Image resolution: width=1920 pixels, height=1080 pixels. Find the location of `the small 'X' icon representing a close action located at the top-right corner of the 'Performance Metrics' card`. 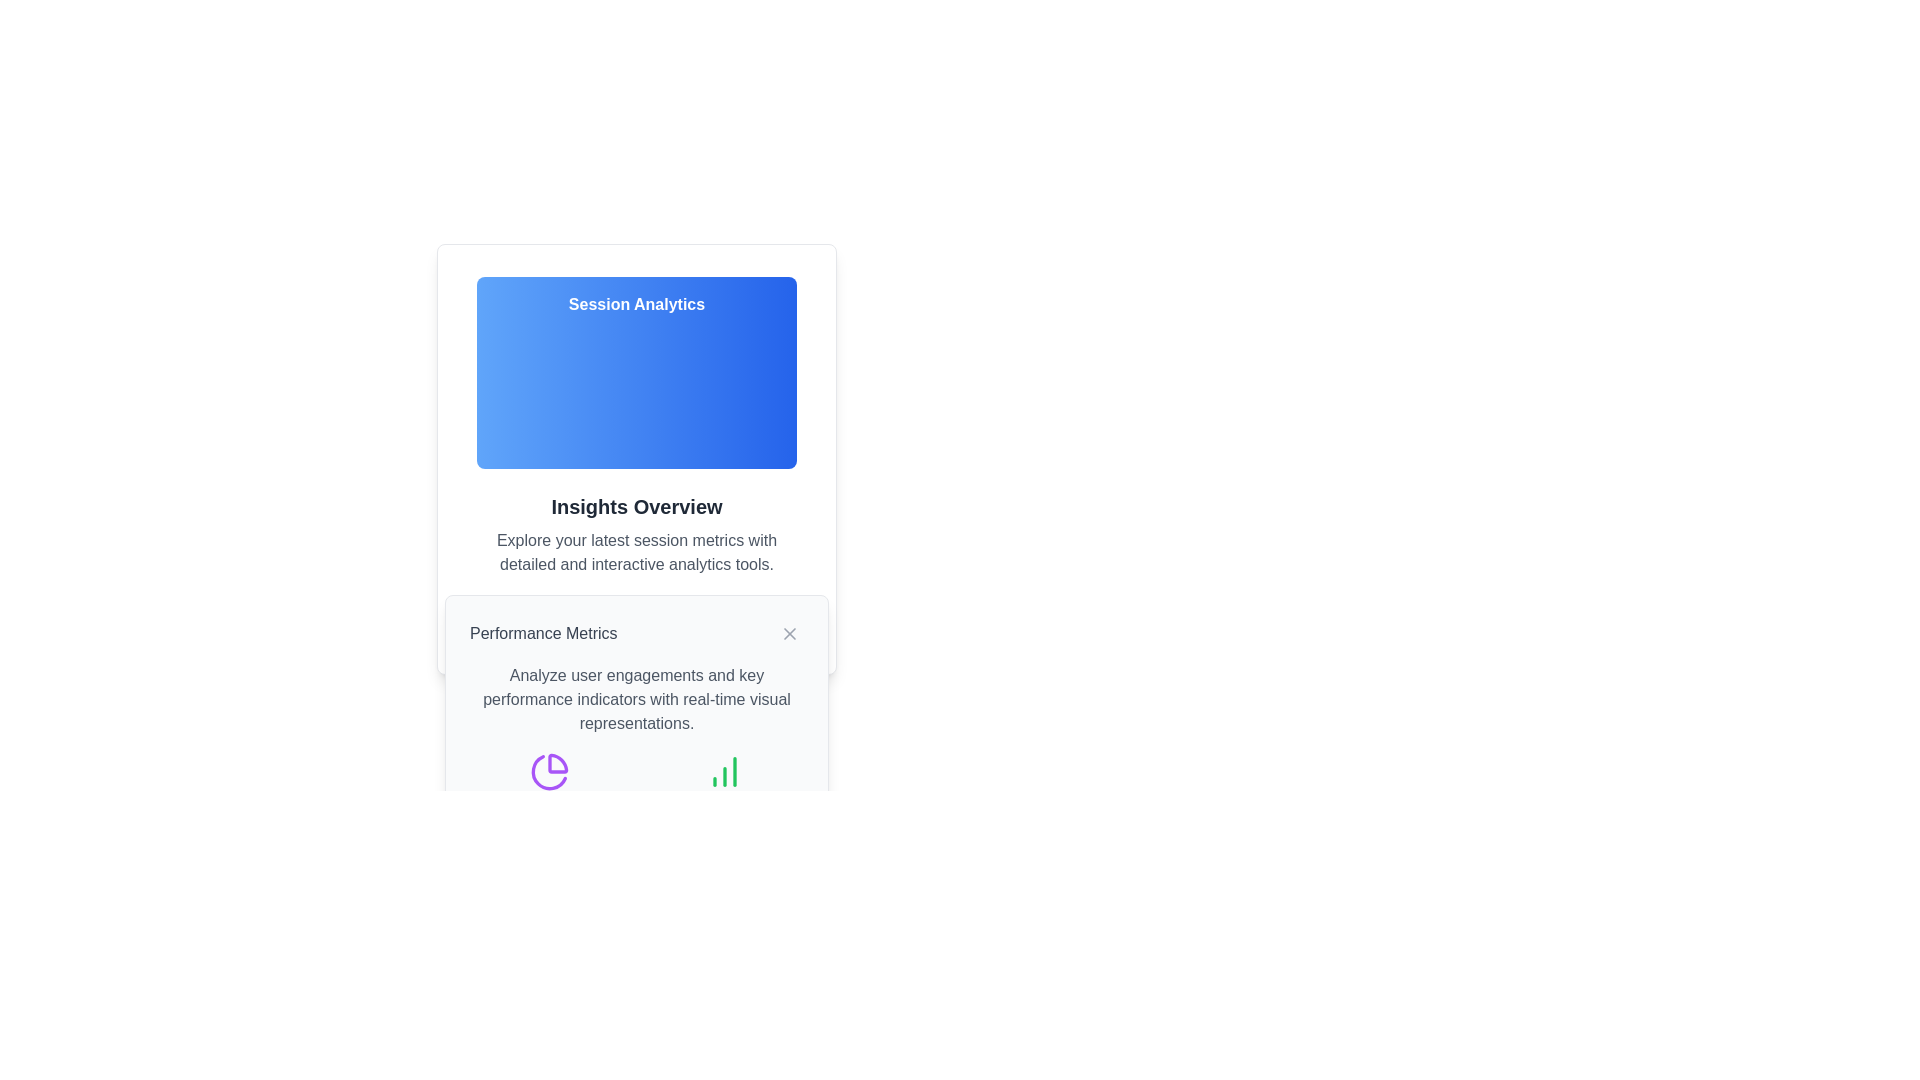

the small 'X' icon representing a close action located at the top-right corner of the 'Performance Metrics' card is located at coordinates (789, 633).